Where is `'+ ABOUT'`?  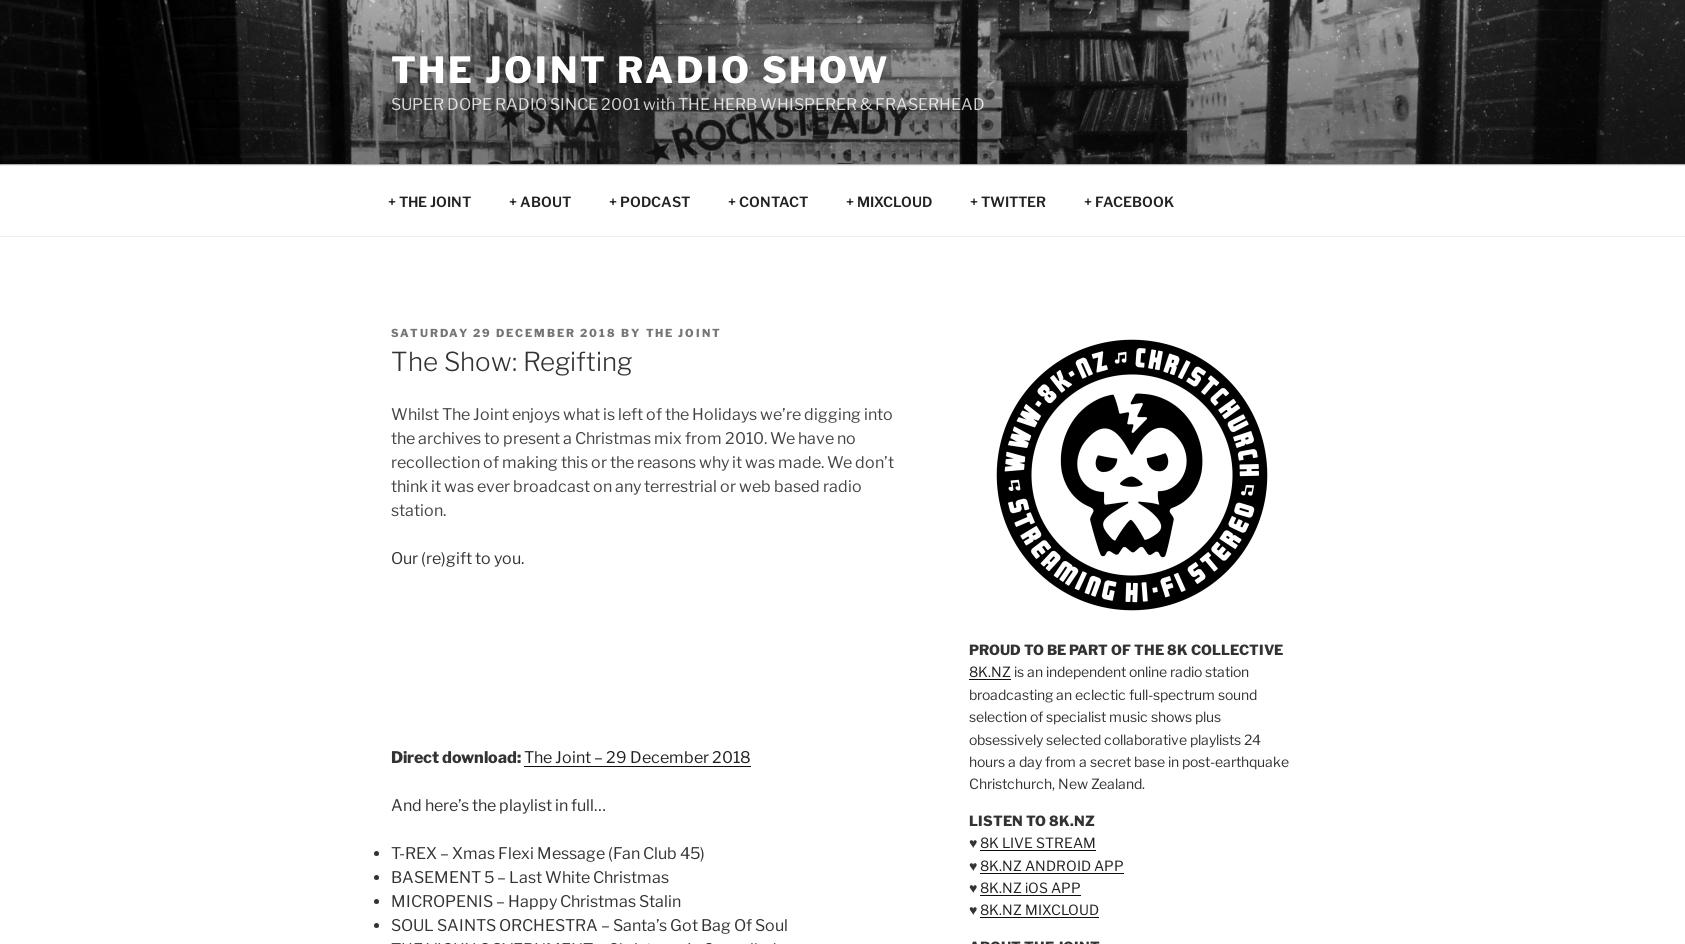
'+ ABOUT' is located at coordinates (540, 199).